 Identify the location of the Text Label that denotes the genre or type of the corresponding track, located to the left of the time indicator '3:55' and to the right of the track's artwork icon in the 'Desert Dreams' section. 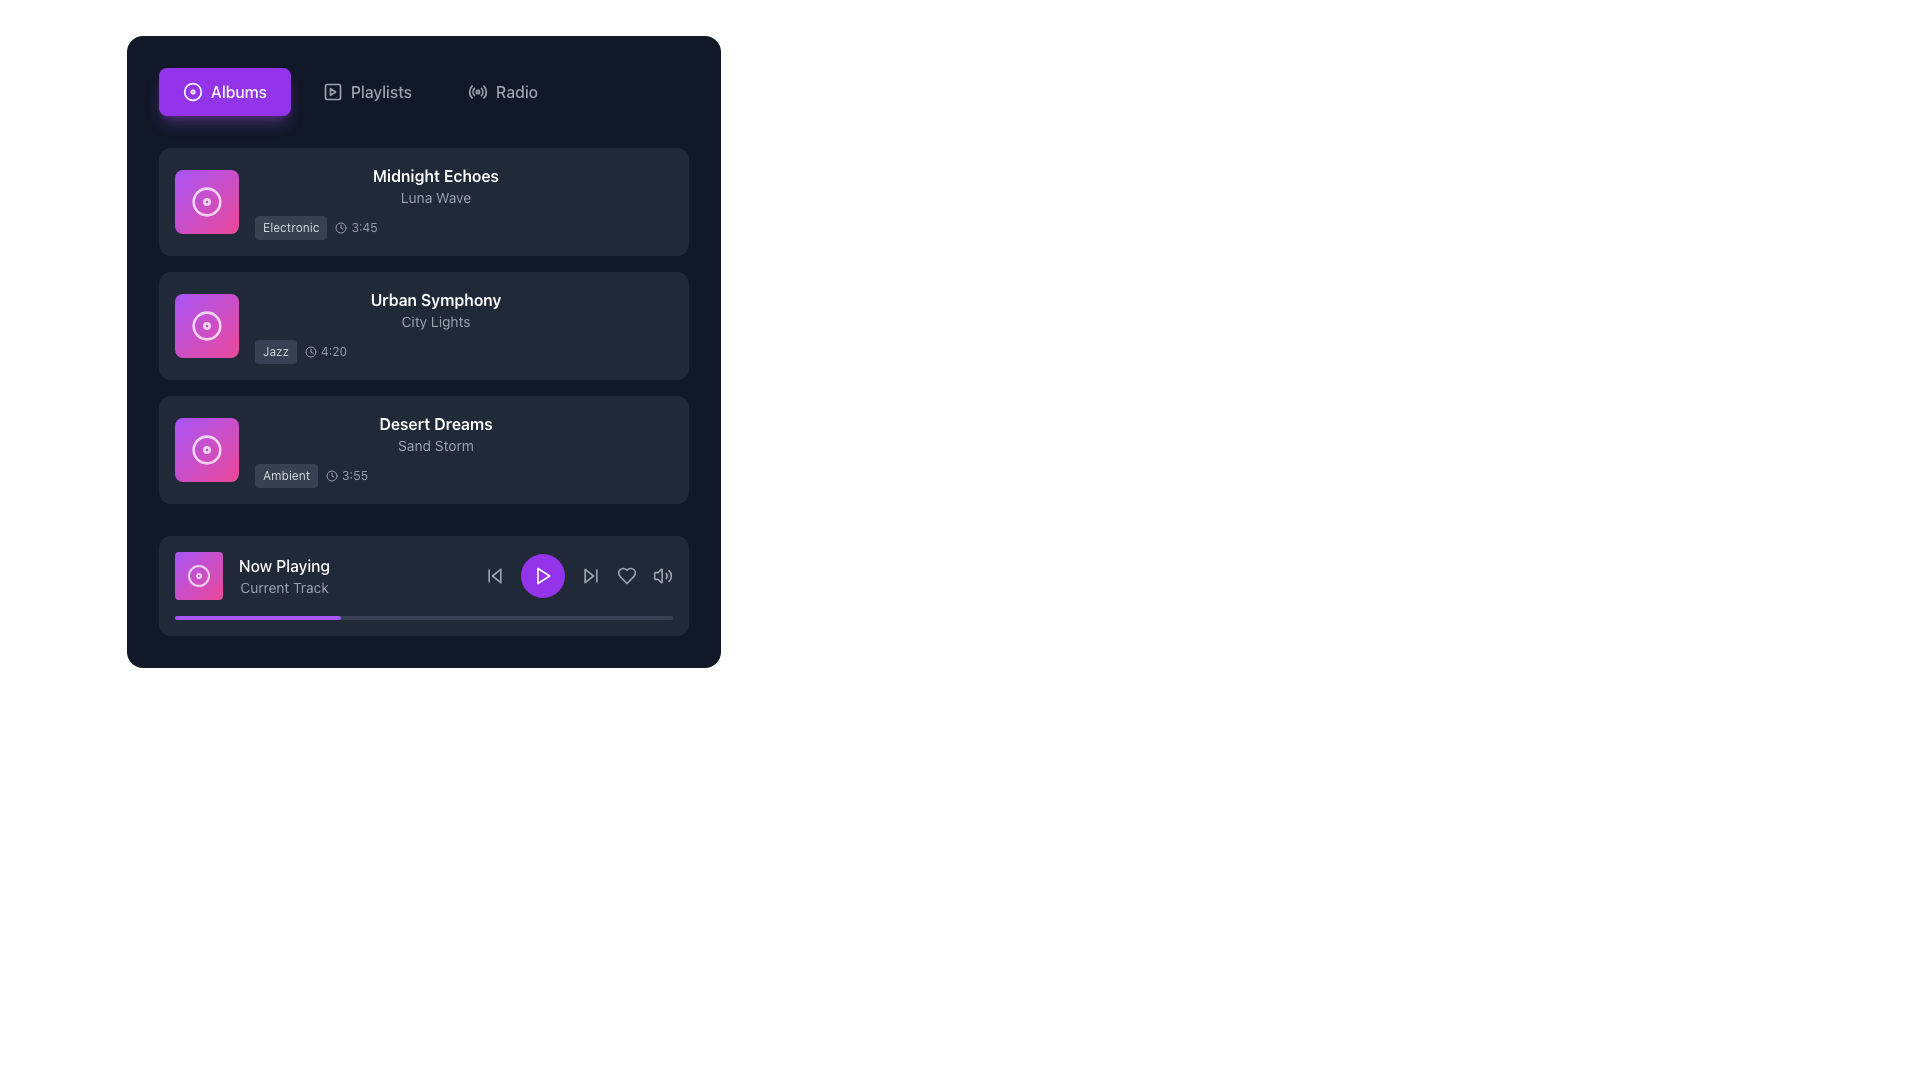
(285, 475).